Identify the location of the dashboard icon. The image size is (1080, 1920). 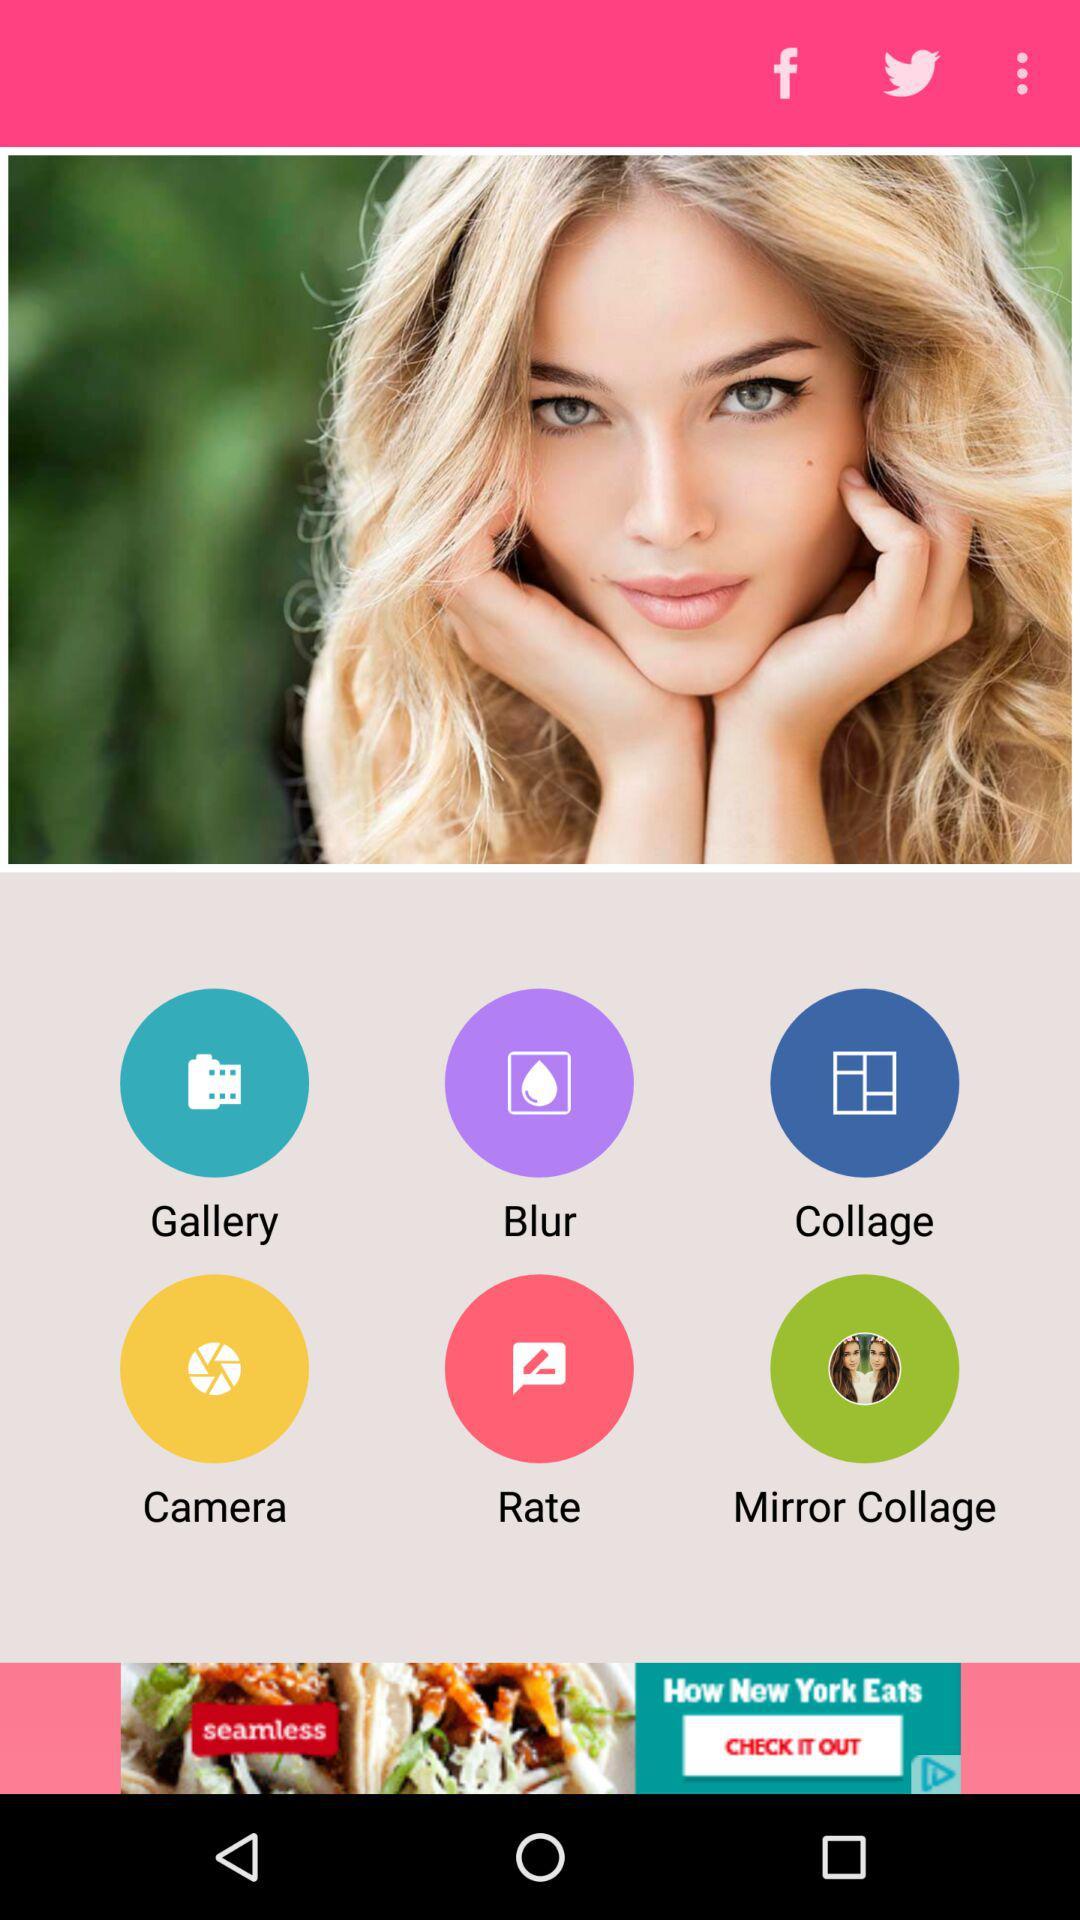
(863, 1082).